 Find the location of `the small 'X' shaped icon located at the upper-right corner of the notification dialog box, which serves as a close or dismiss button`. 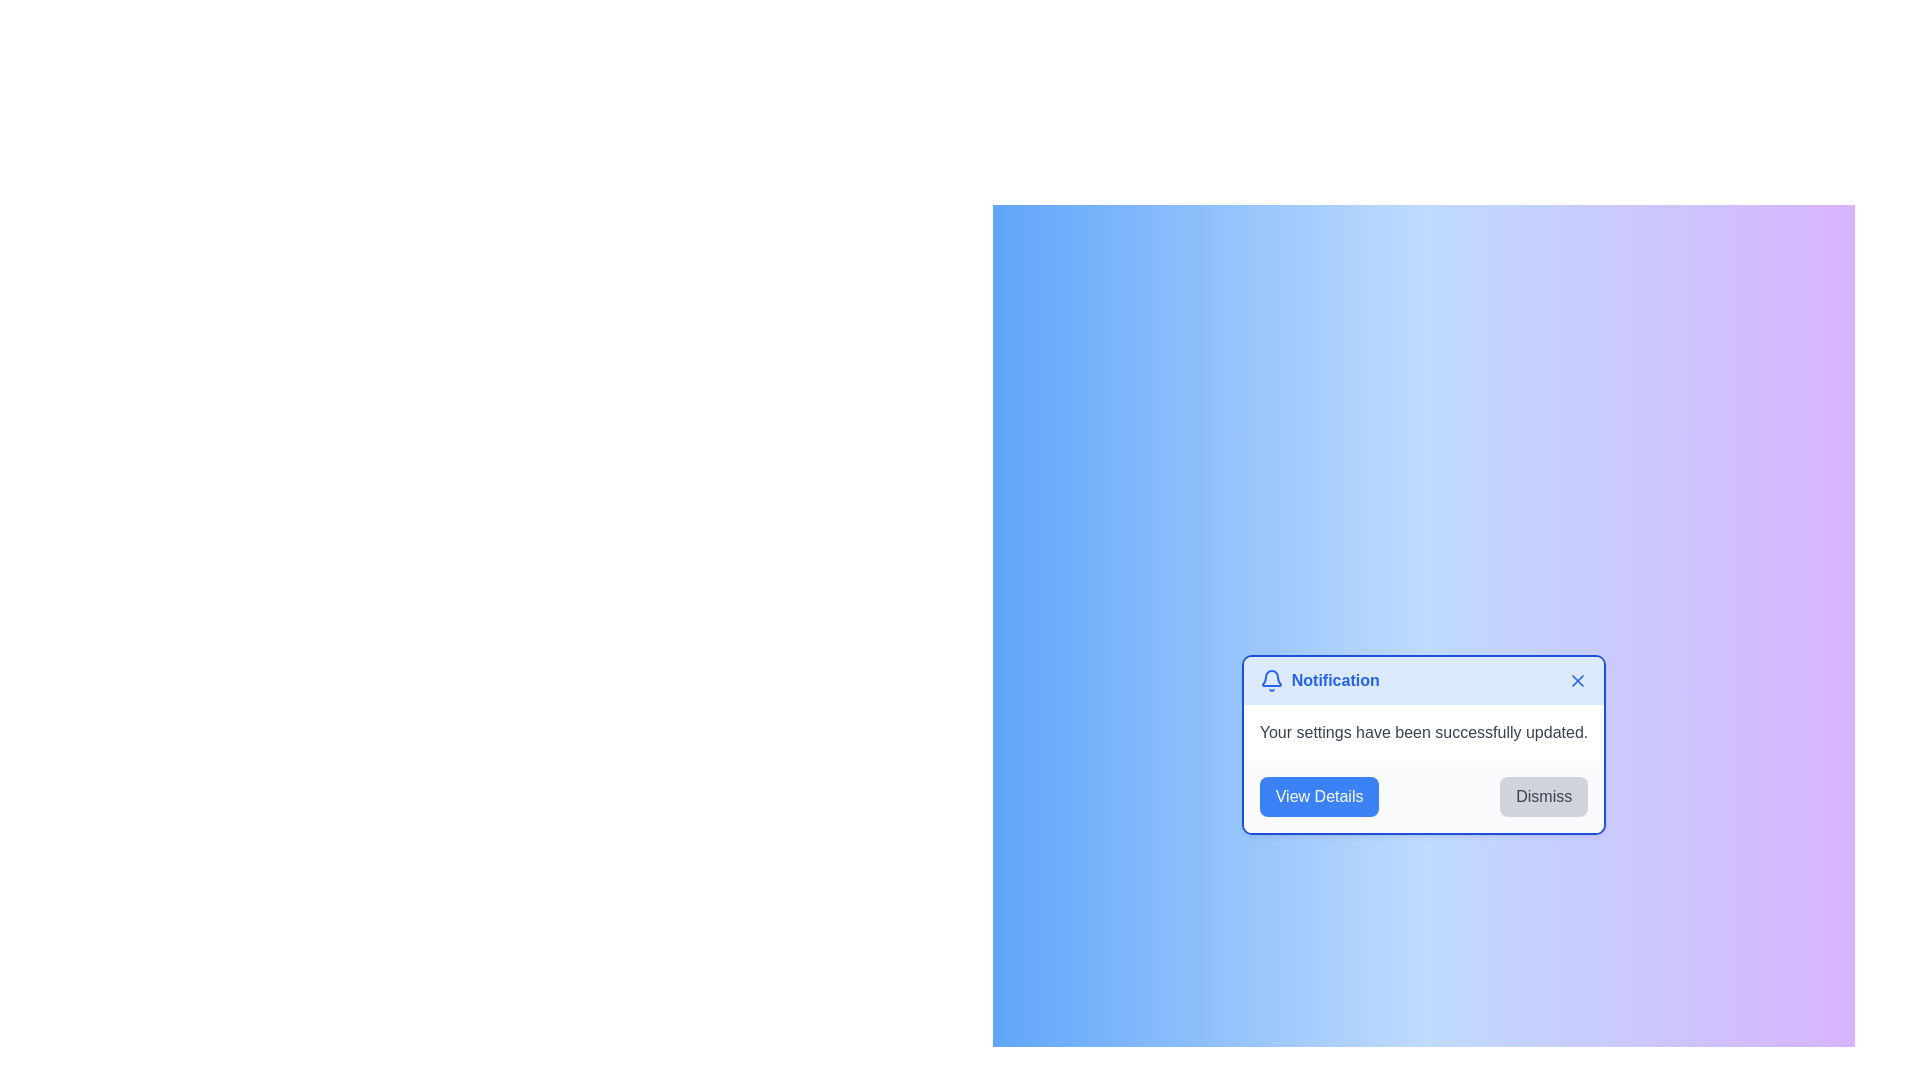

the small 'X' shaped icon located at the upper-right corner of the notification dialog box, which serves as a close or dismiss button is located at coordinates (1577, 680).